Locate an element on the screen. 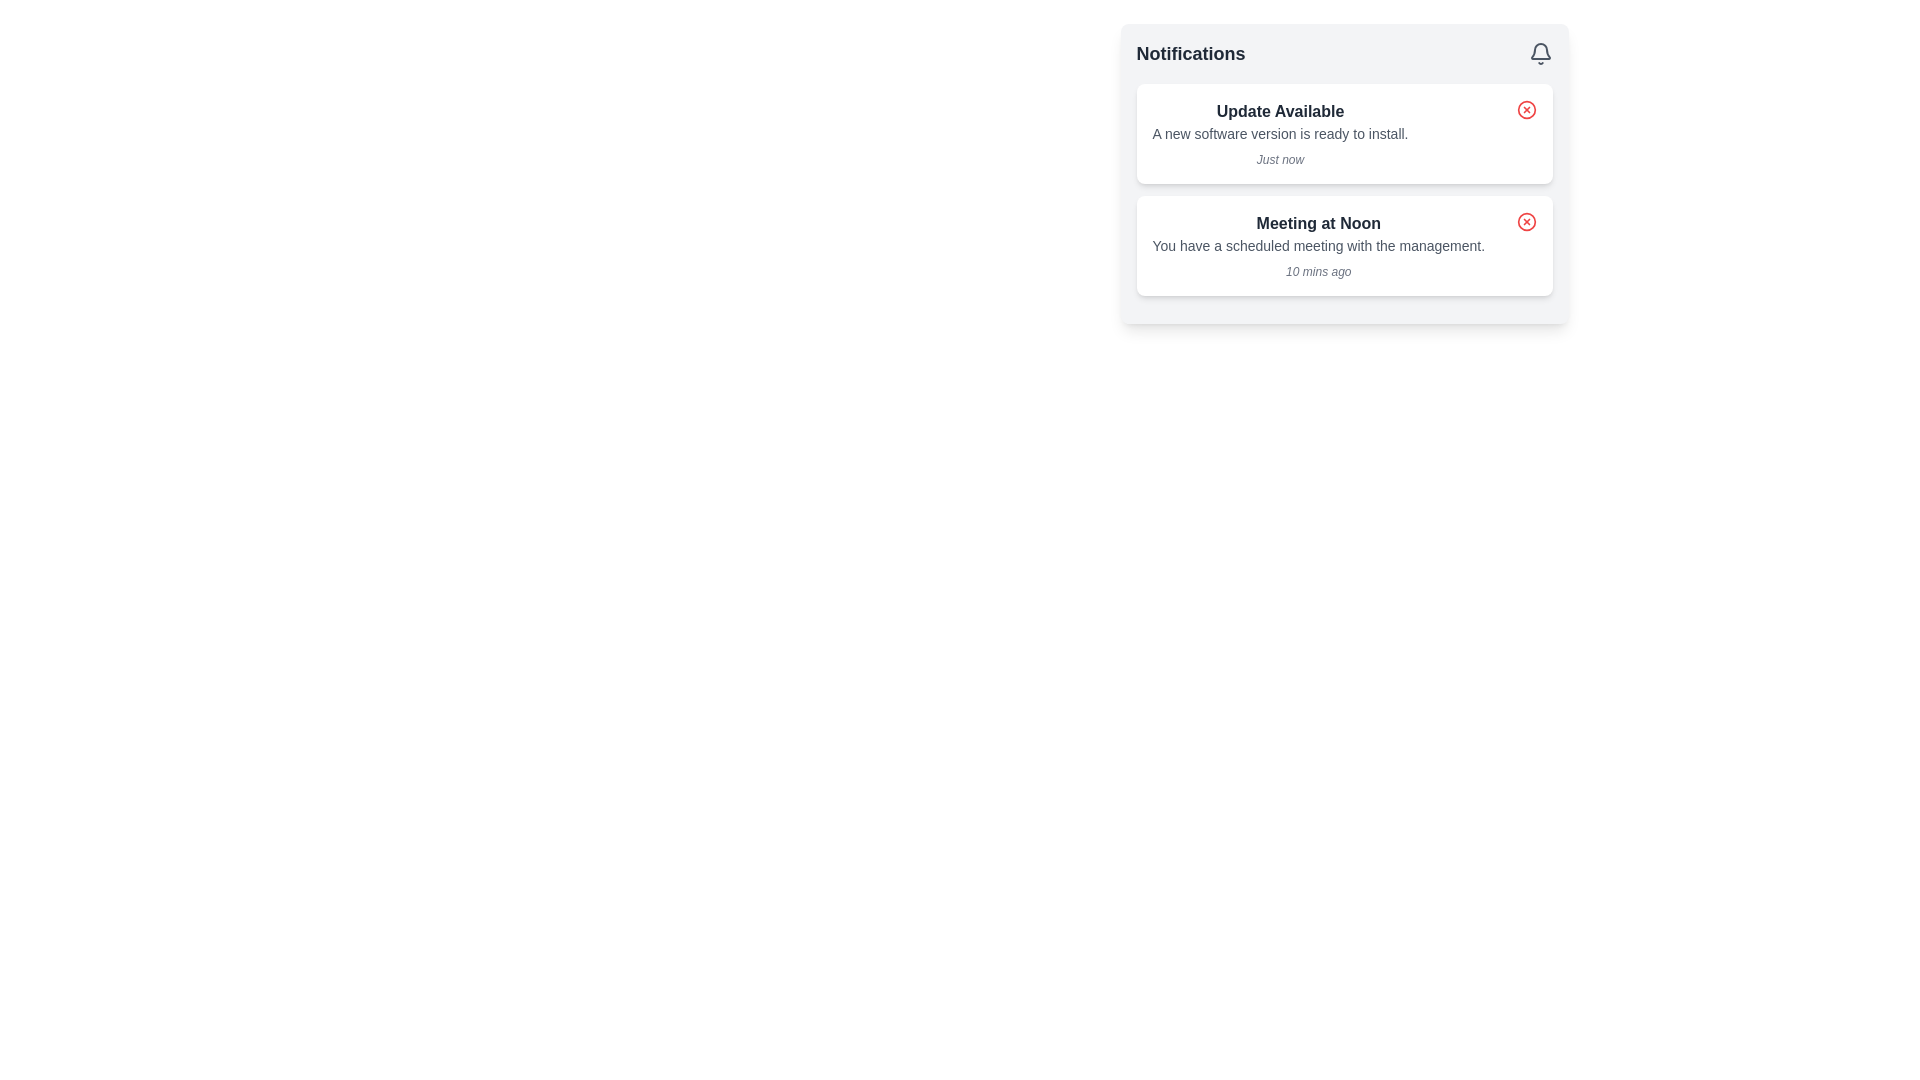 This screenshot has height=1080, width=1920. the text headline 'Update Available' is located at coordinates (1280, 111).